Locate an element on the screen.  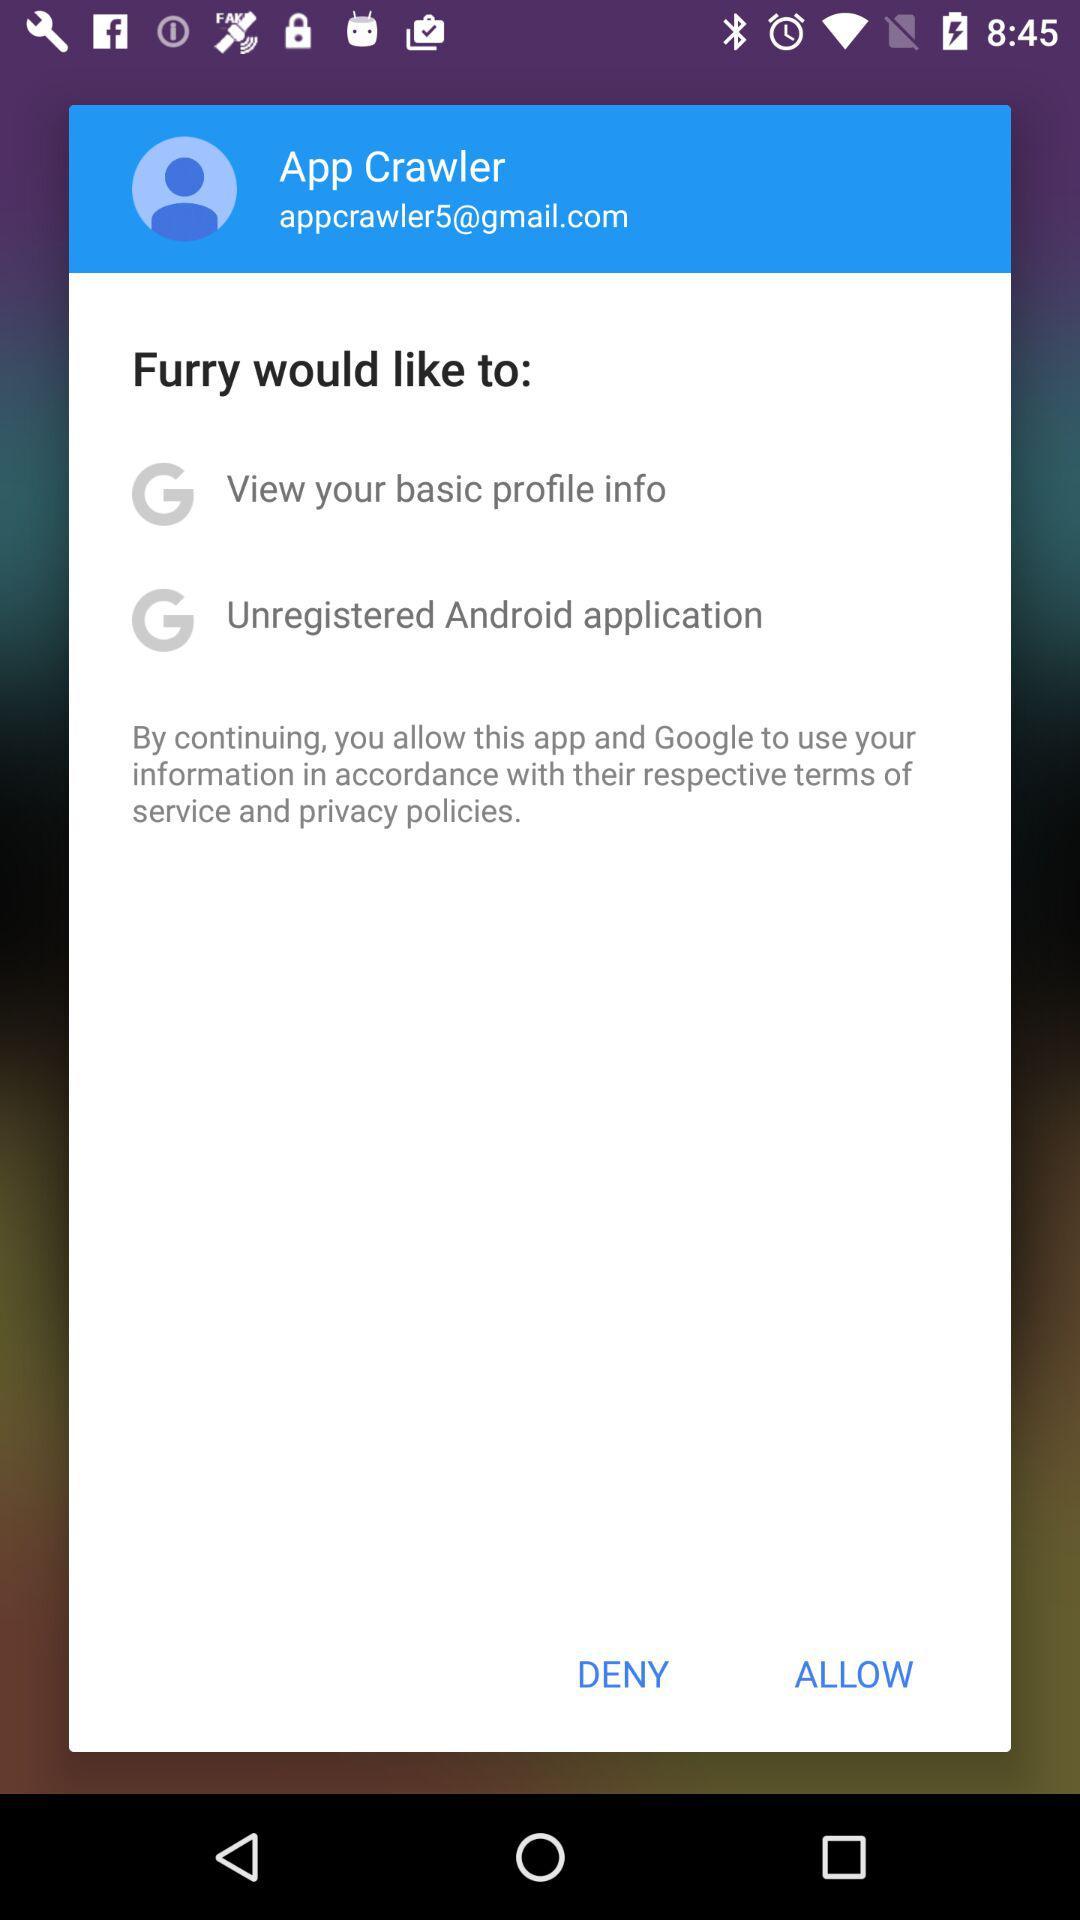
the item above furry would like is located at coordinates (454, 214).